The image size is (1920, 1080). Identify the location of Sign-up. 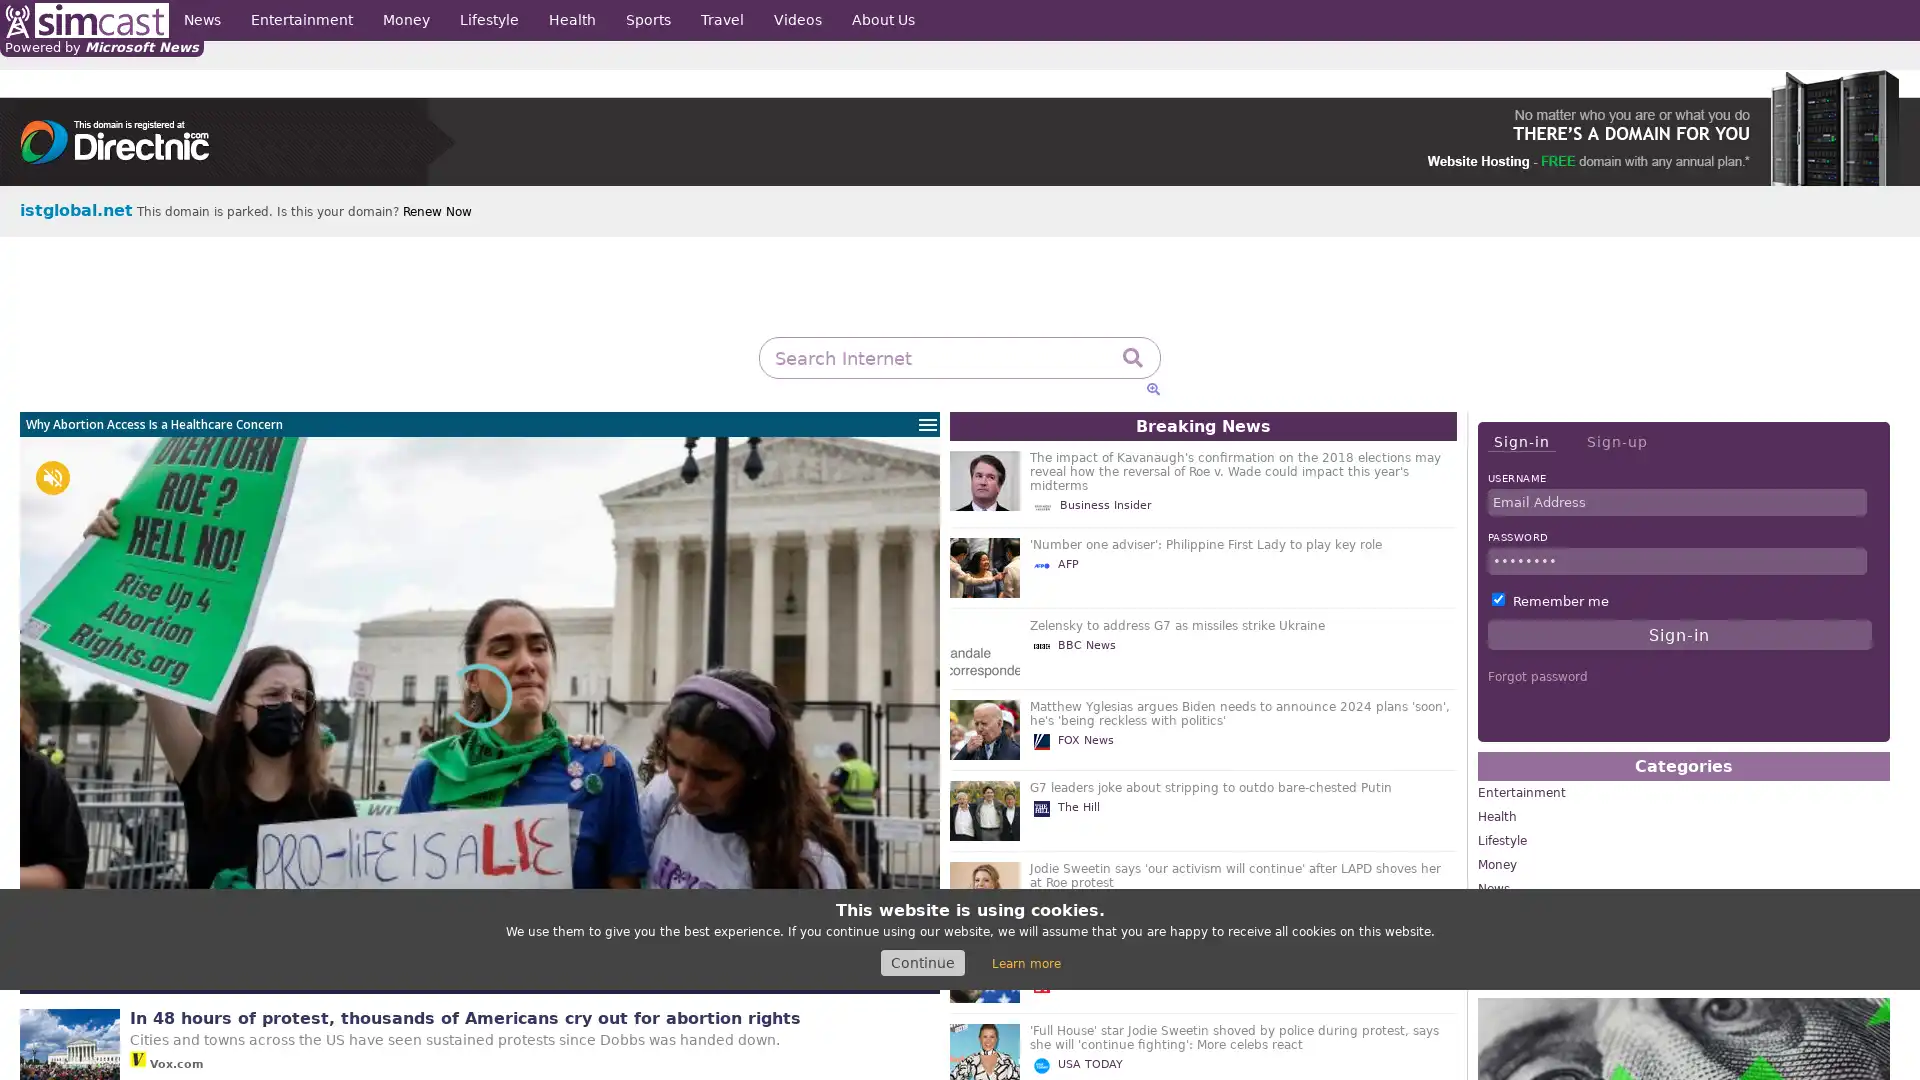
(1616, 441).